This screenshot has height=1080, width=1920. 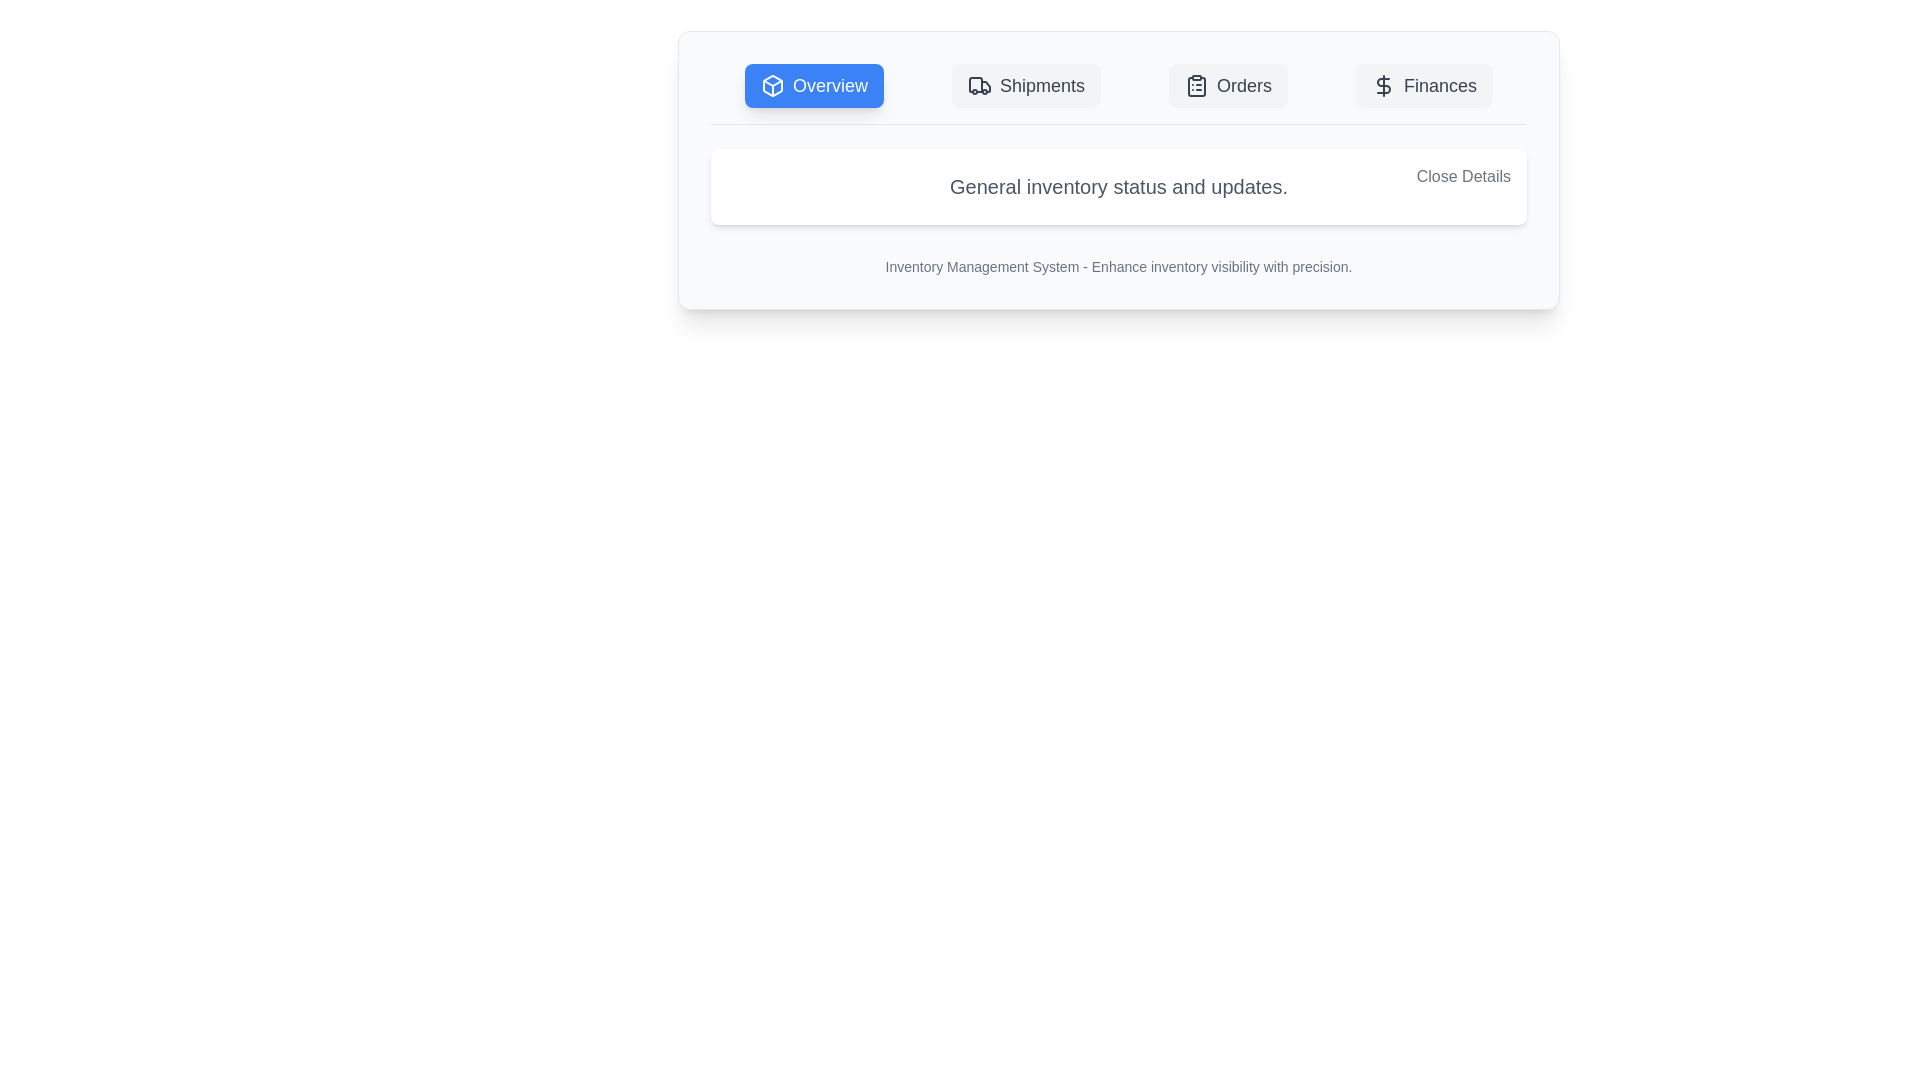 I want to click on the tab Finances to observe the hover state effect, so click(x=1423, y=84).